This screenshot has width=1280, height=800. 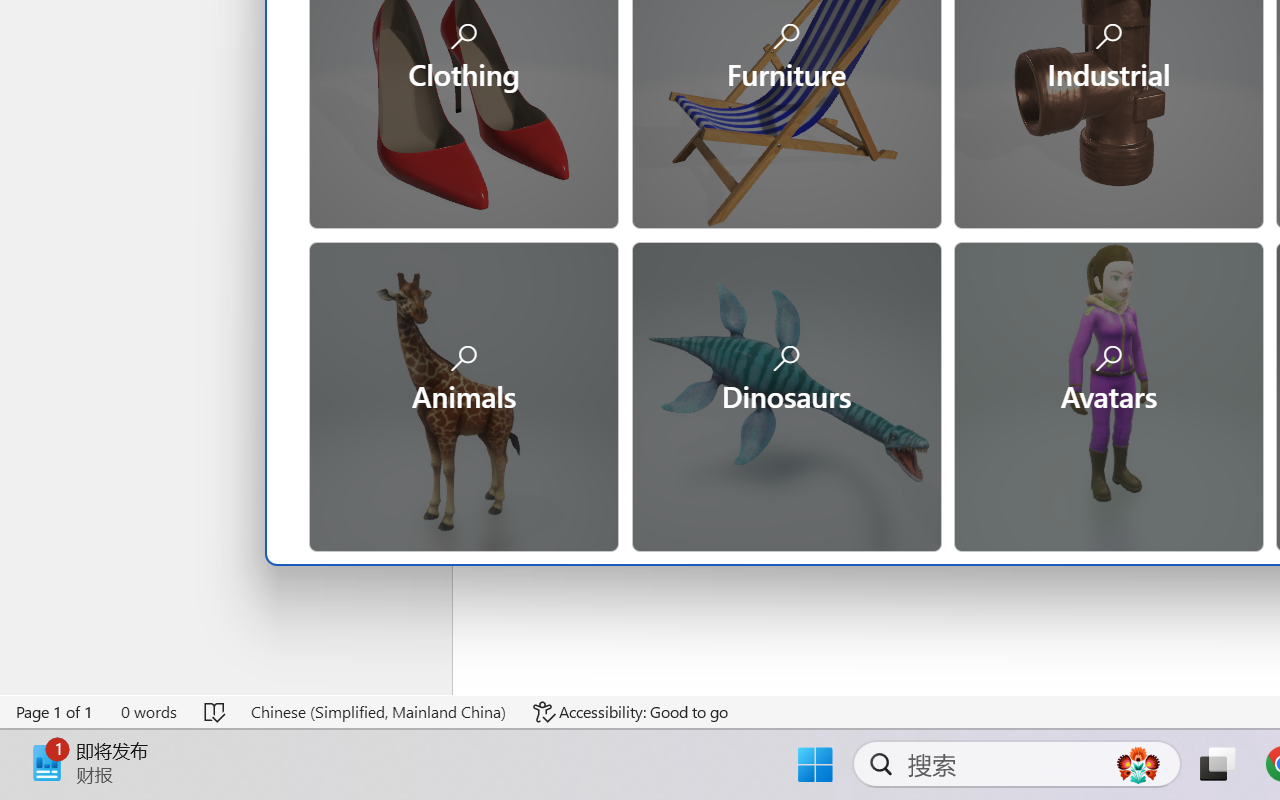 I want to click on 'Dinosaurs', so click(x=784, y=393).